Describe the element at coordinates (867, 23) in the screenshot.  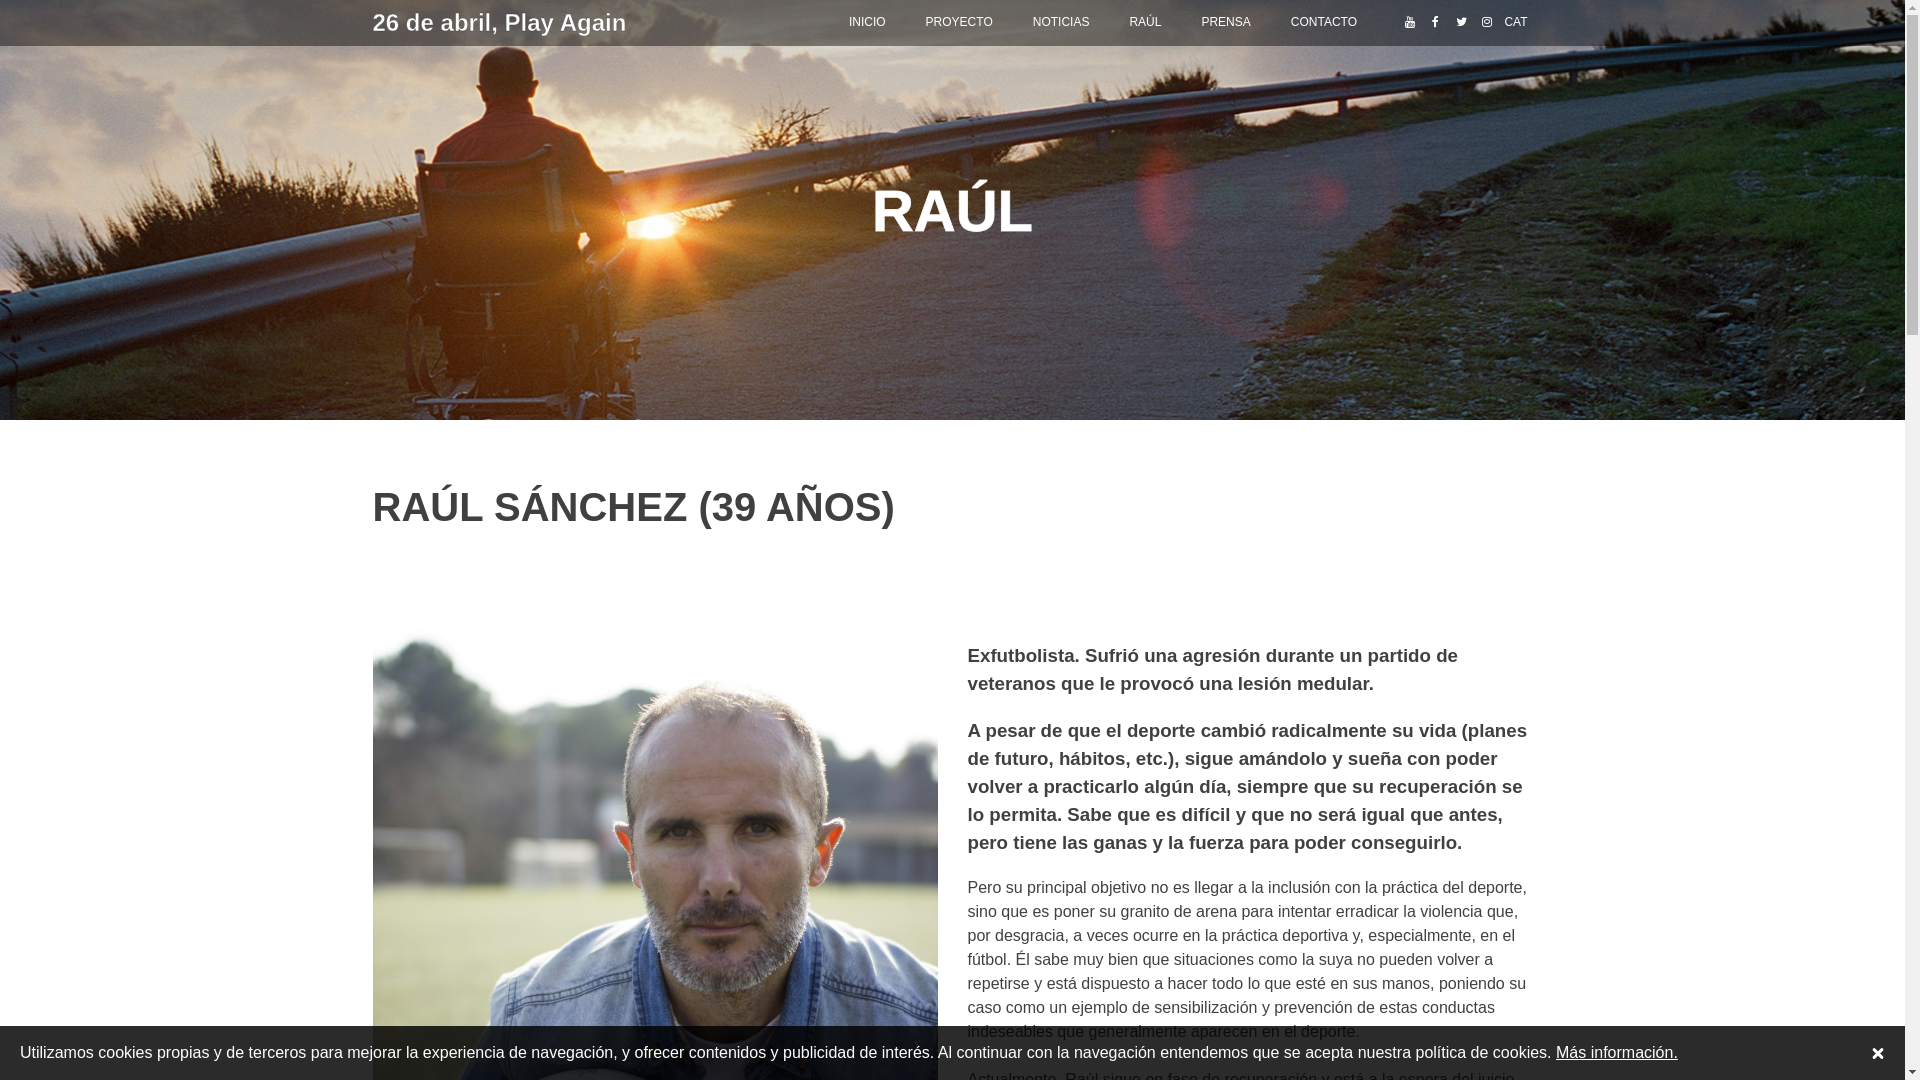
I see `'INICIO'` at that location.